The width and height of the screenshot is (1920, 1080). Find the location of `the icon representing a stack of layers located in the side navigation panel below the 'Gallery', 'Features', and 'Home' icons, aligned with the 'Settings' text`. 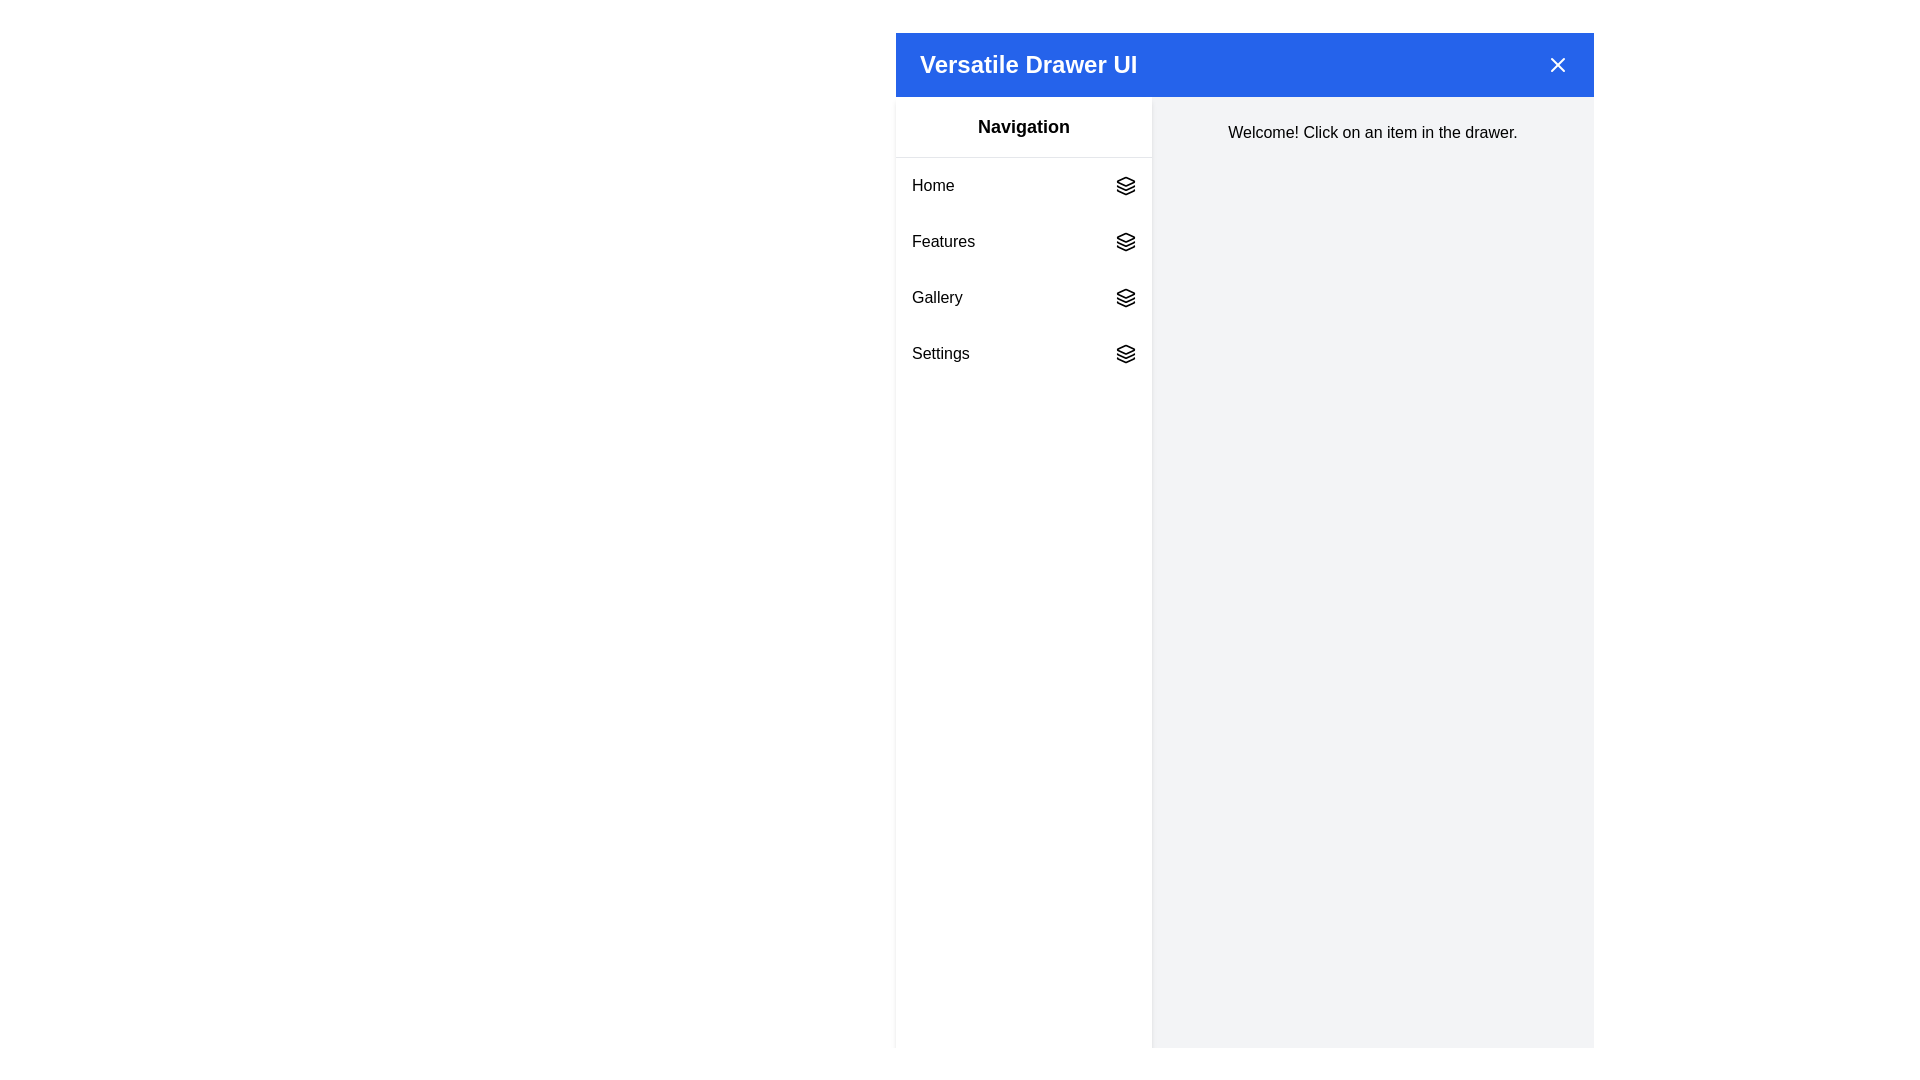

the icon representing a stack of layers located in the side navigation panel below the 'Gallery', 'Features', and 'Home' icons, aligned with the 'Settings' text is located at coordinates (1126, 358).